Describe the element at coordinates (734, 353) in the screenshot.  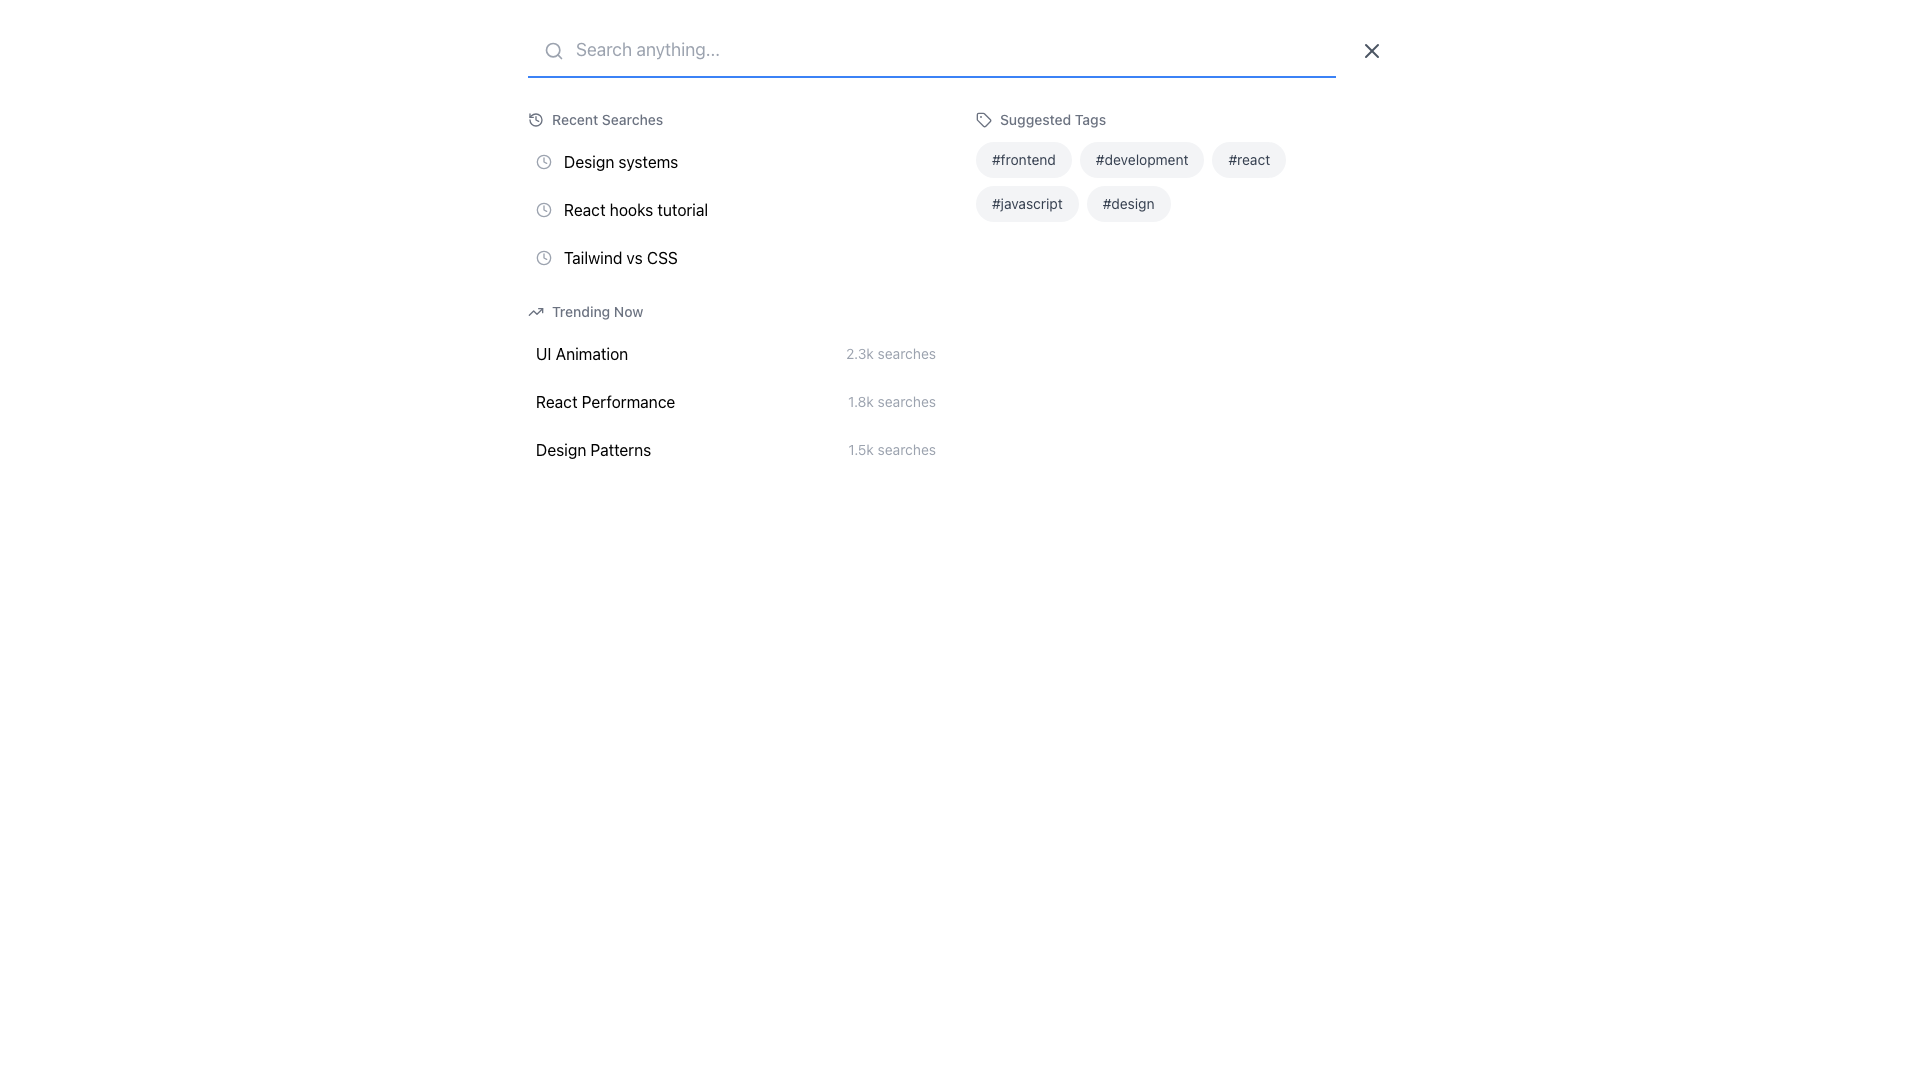
I see `the 'UI Animation' button in the 'Trending Now' section` at that location.